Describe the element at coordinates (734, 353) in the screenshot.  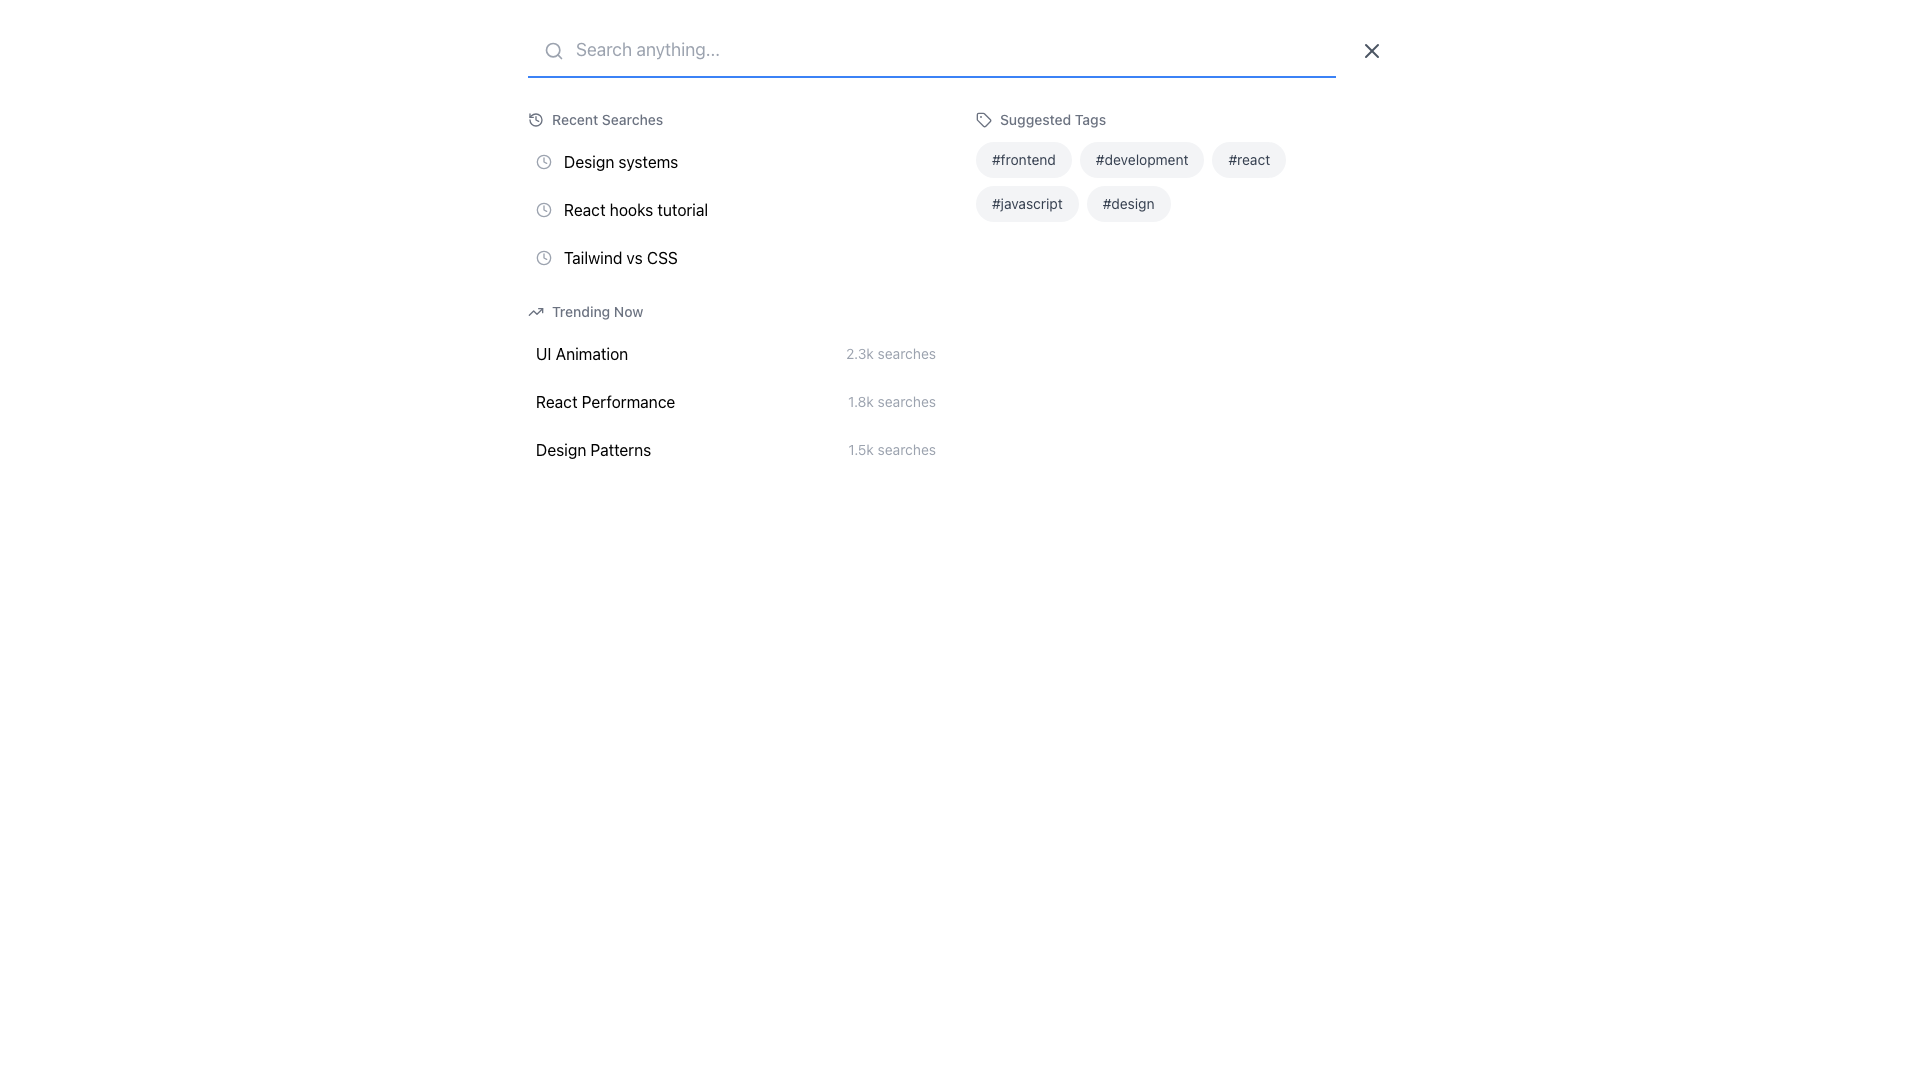
I see `the 'UI Animation' button in the 'Trending Now' section` at that location.